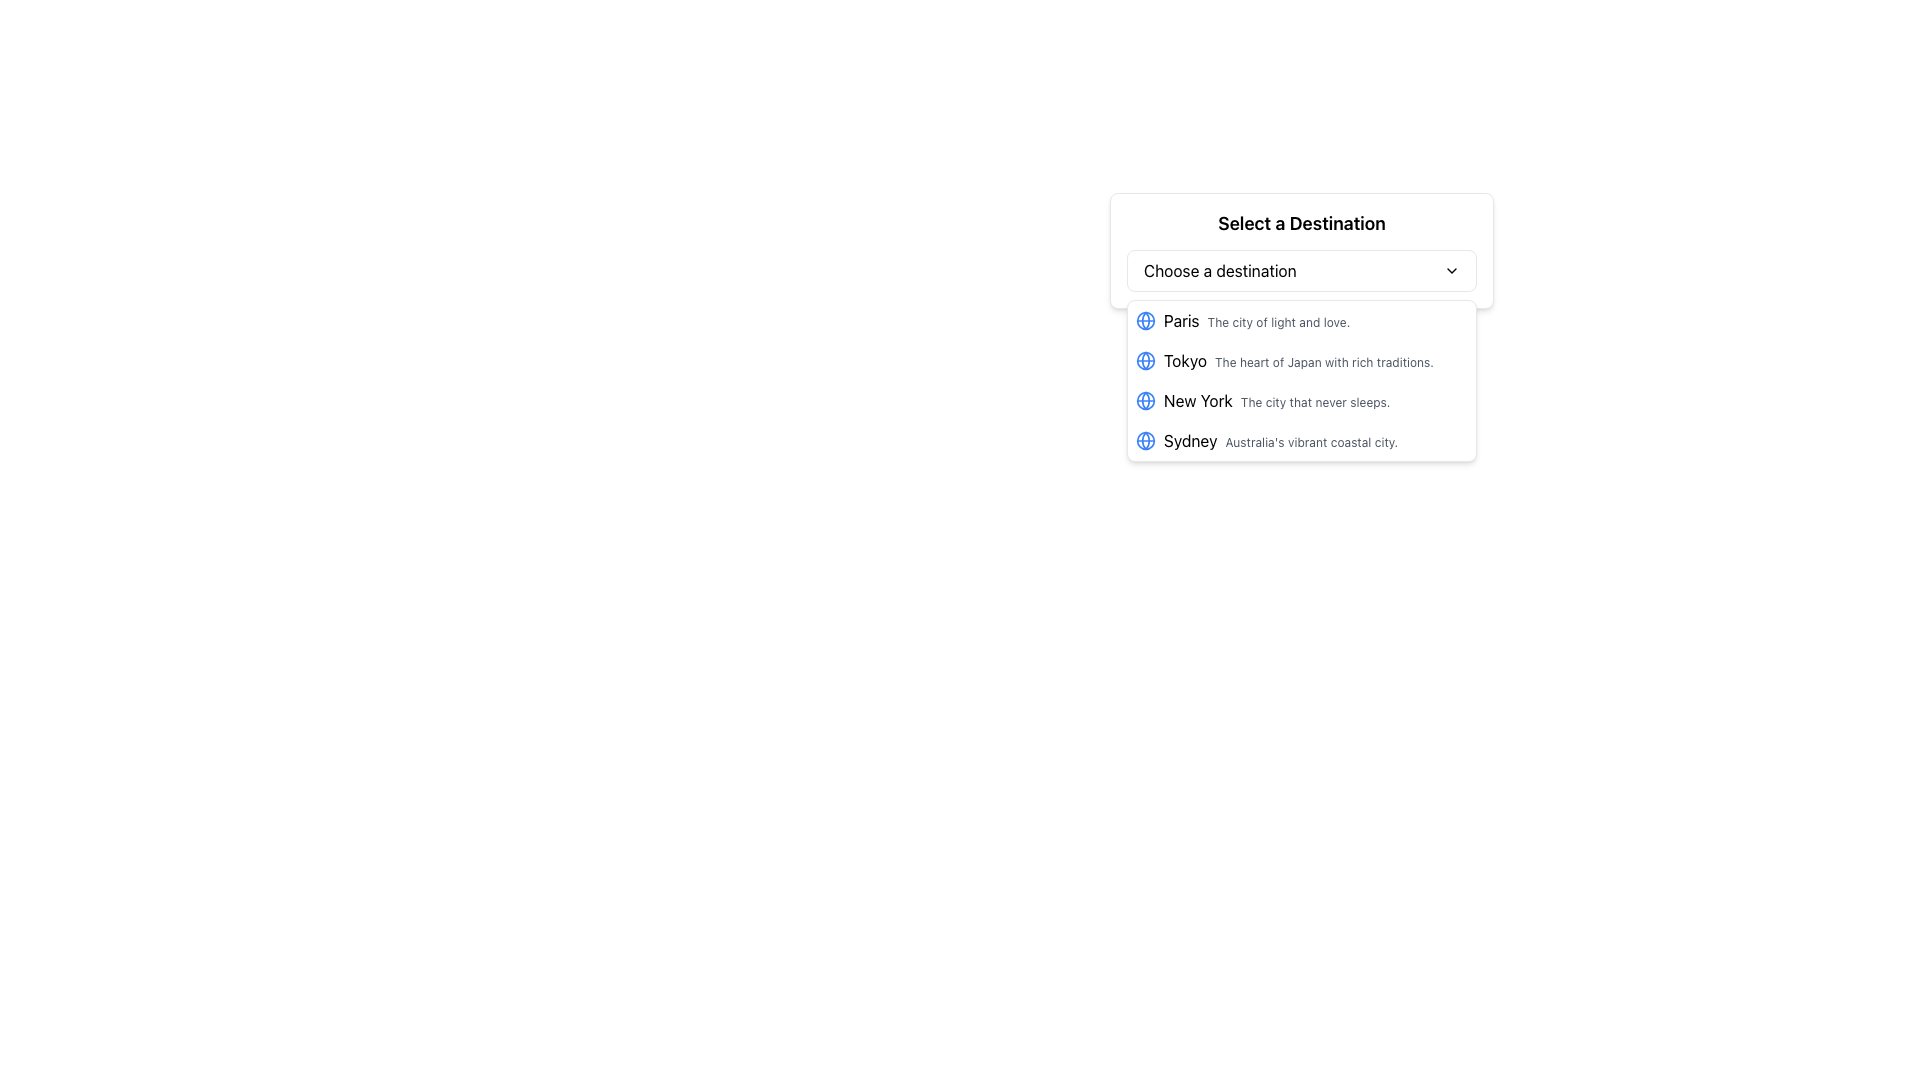 The height and width of the screenshot is (1080, 1920). Describe the element at coordinates (1315, 402) in the screenshot. I see `the non-interactive text label providing additional information about the city 'New York' in the dropdown list labeled 'Select a Destination.'` at that location.